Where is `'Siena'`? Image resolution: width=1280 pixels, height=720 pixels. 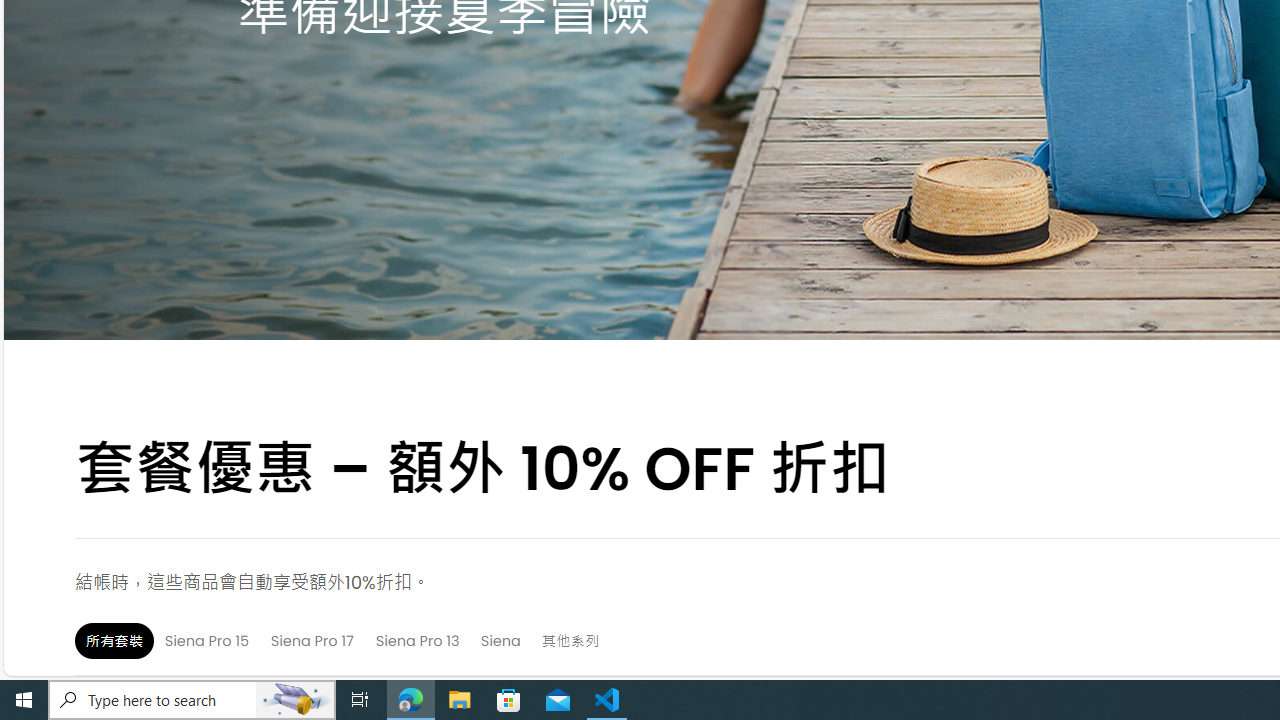
'Siena' is located at coordinates (501, 640).